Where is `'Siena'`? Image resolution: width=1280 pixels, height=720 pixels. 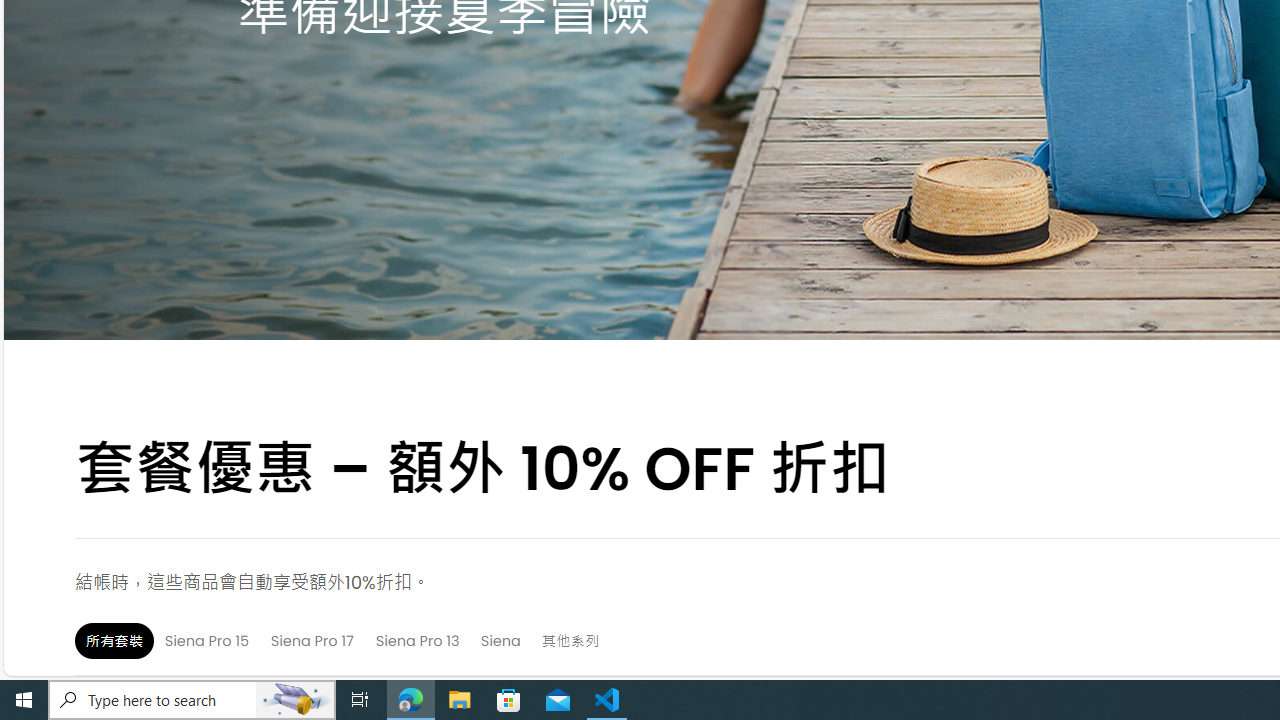
'Siena' is located at coordinates (501, 640).